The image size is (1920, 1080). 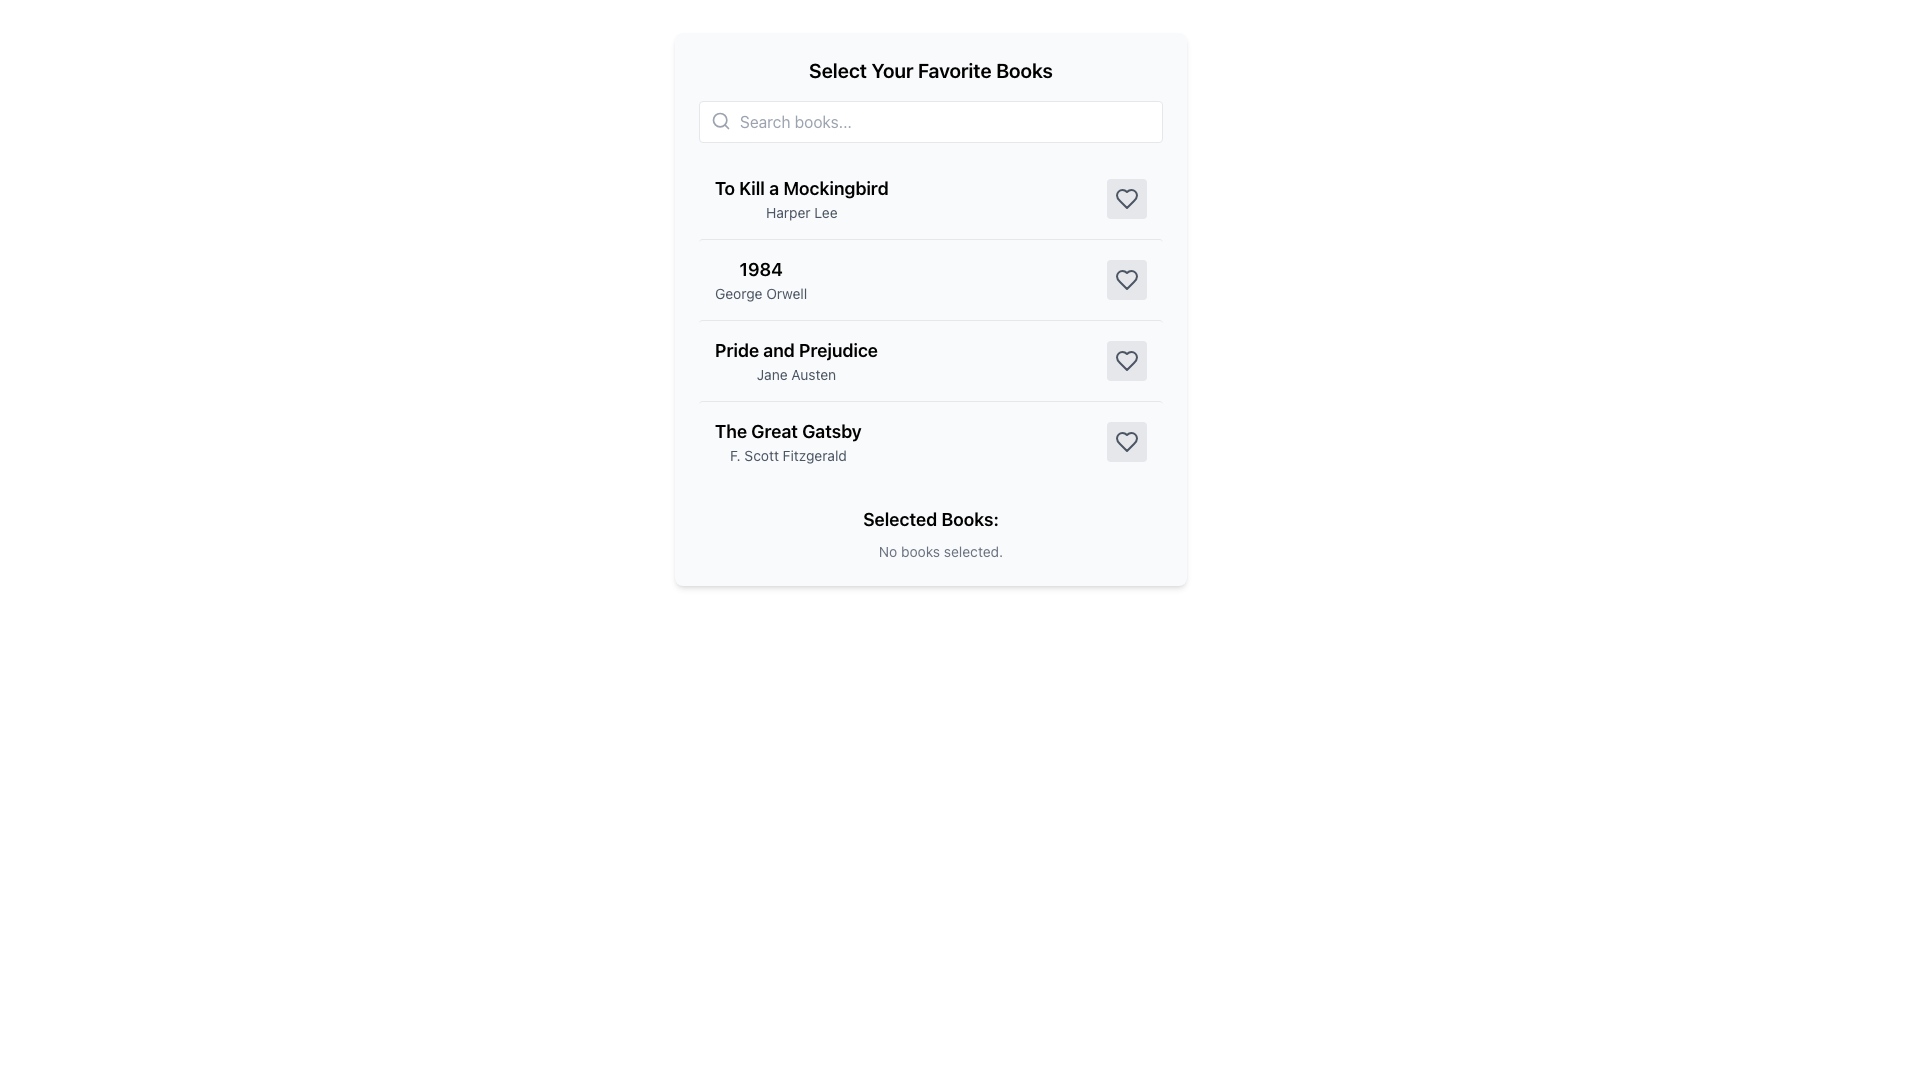 I want to click on the heart-shaped icon associated with the book '1984' by George Orwell, so click(x=1127, y=280).